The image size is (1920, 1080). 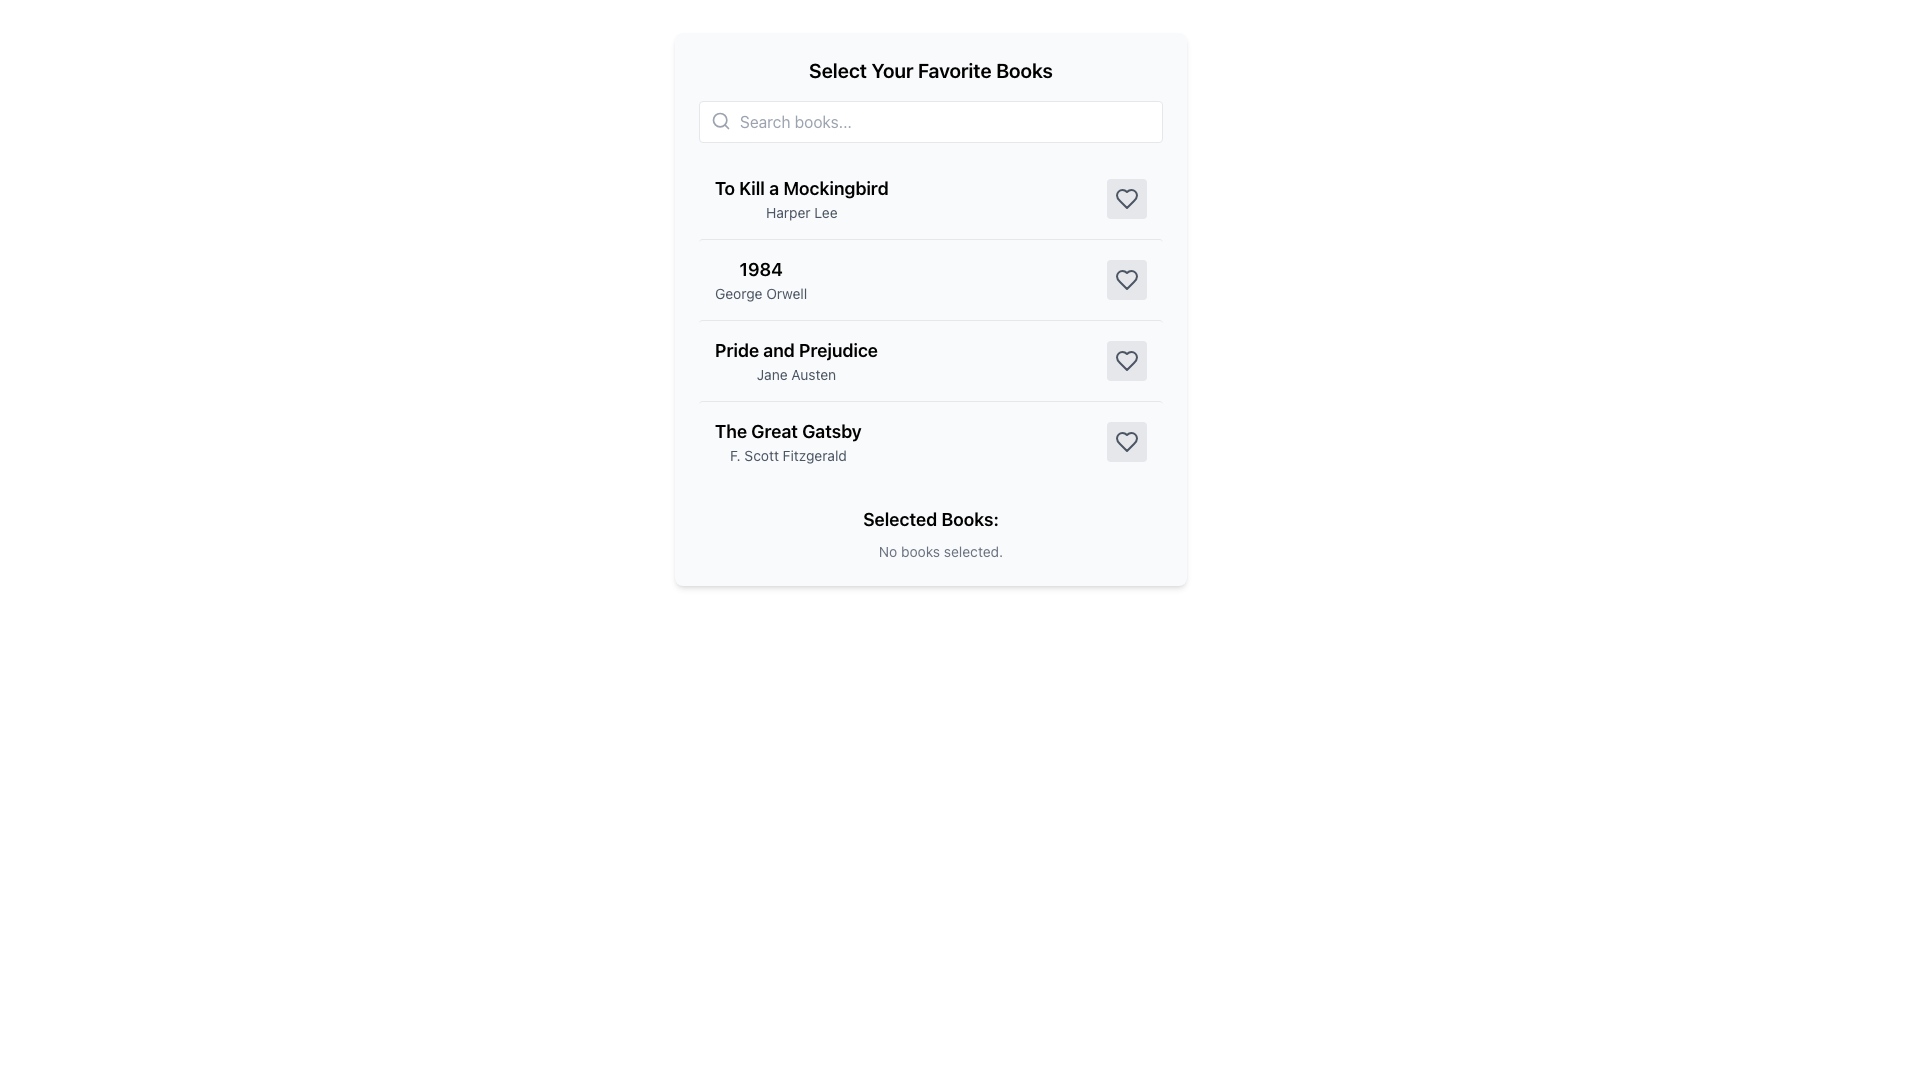 I want to click on the heart-shaped icon associated with the book '1984' by George Orwell, so click(x=1127, y=280).